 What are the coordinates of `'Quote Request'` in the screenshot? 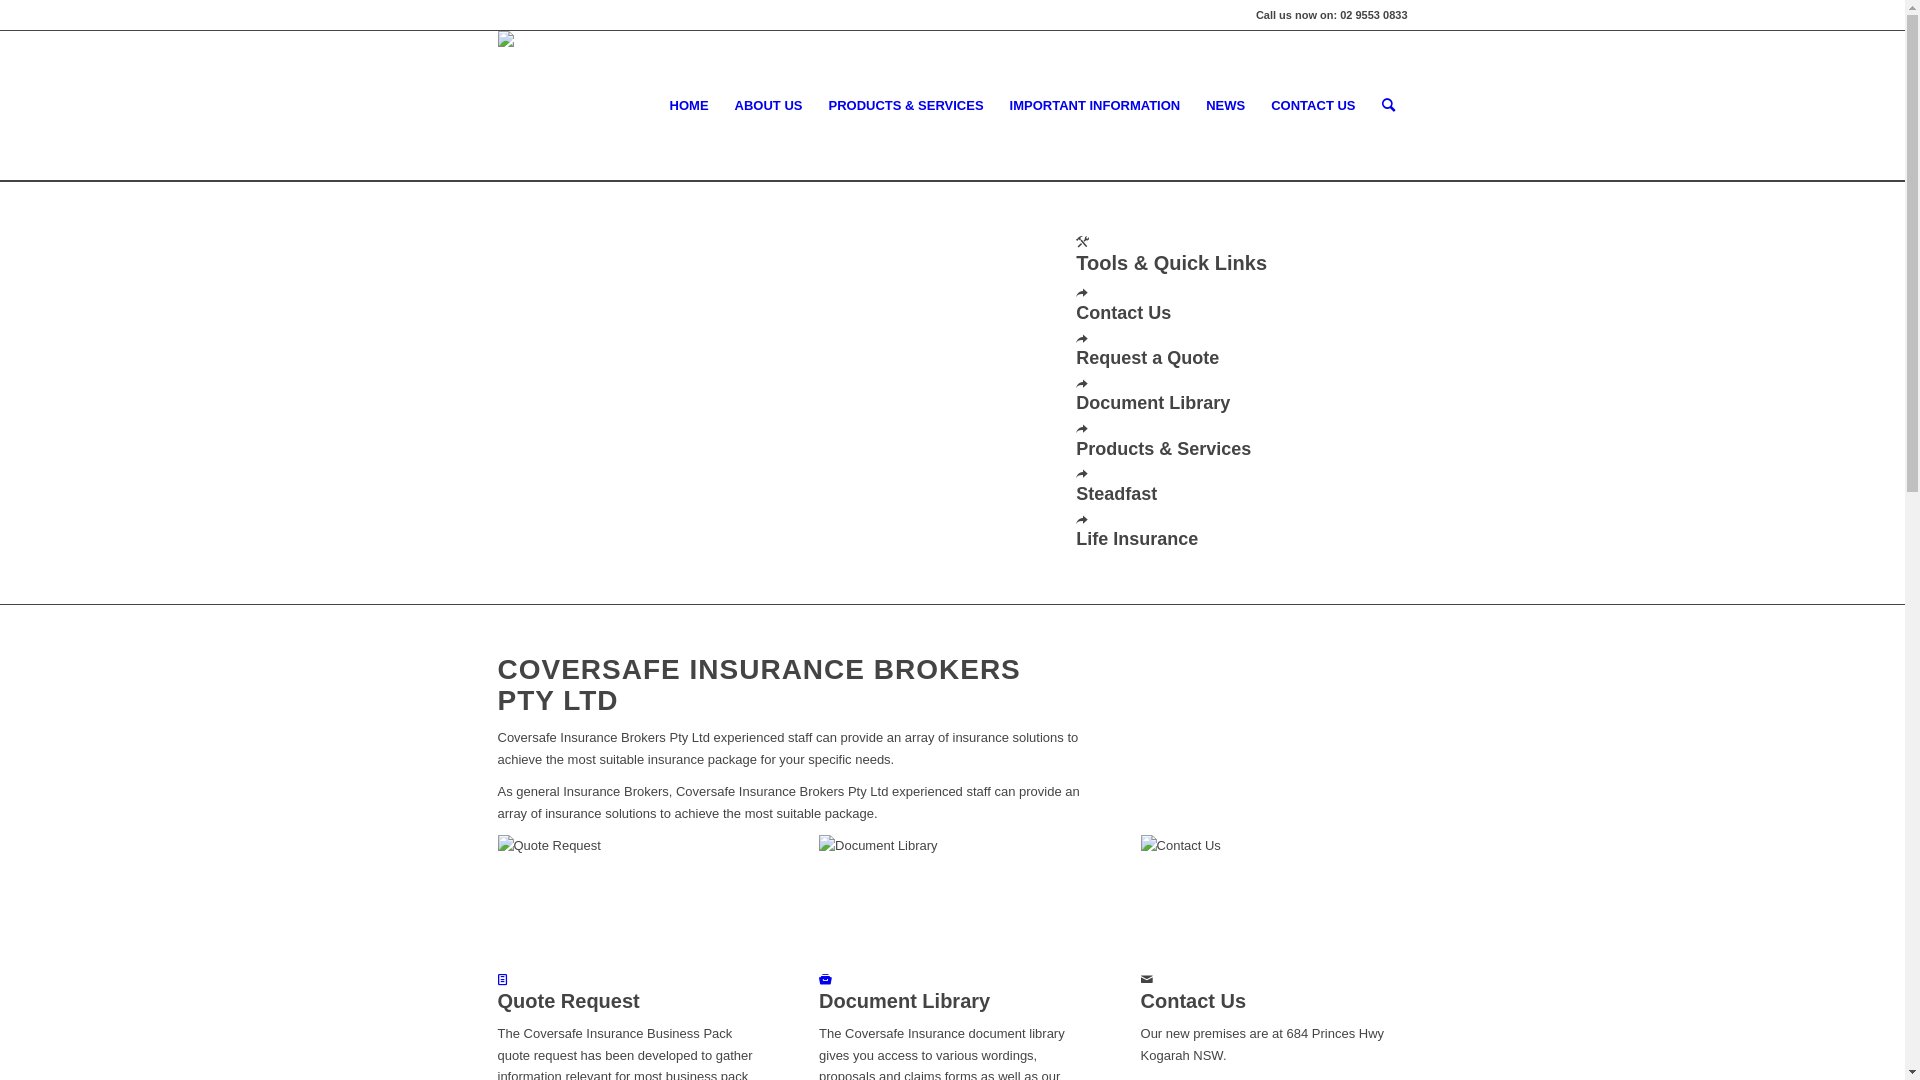 It's located at (568, 1001).